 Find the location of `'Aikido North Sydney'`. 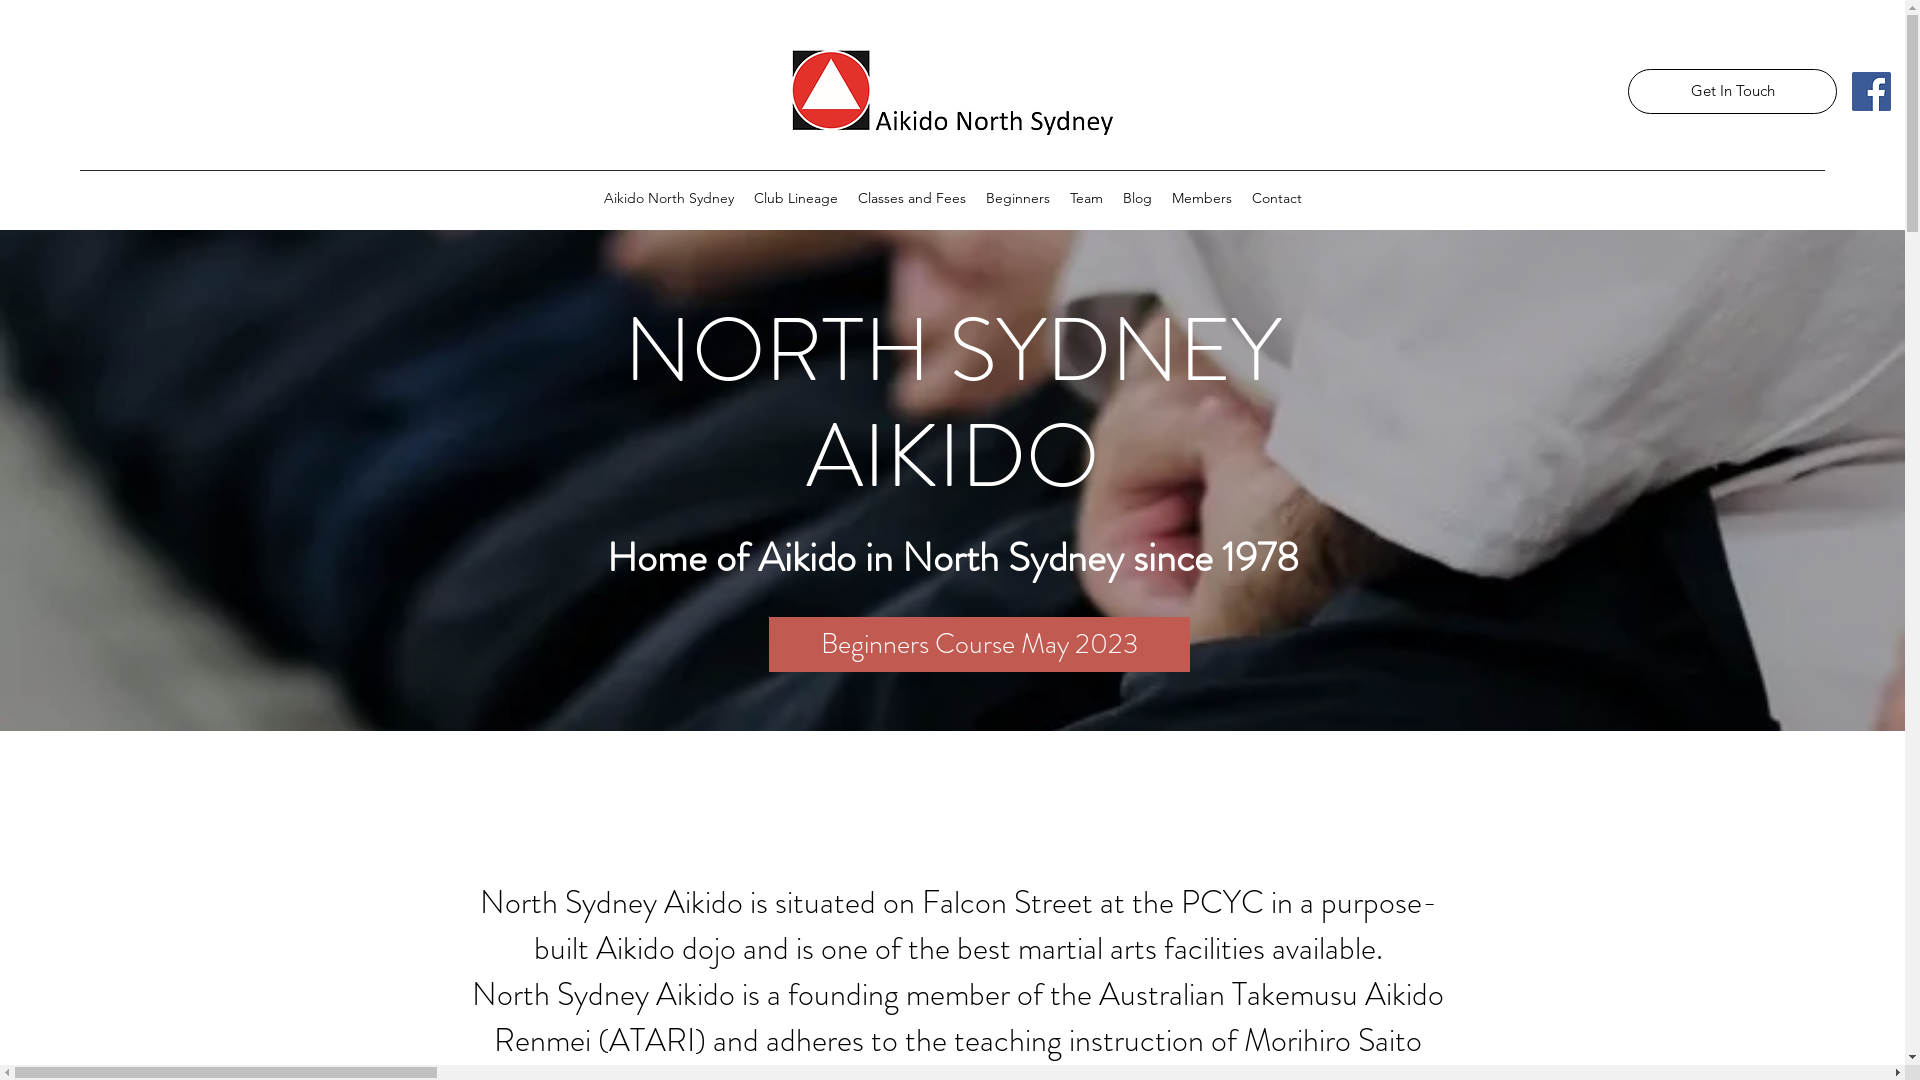

'Aikido North Sydney' is located at coordinates (668, 198).